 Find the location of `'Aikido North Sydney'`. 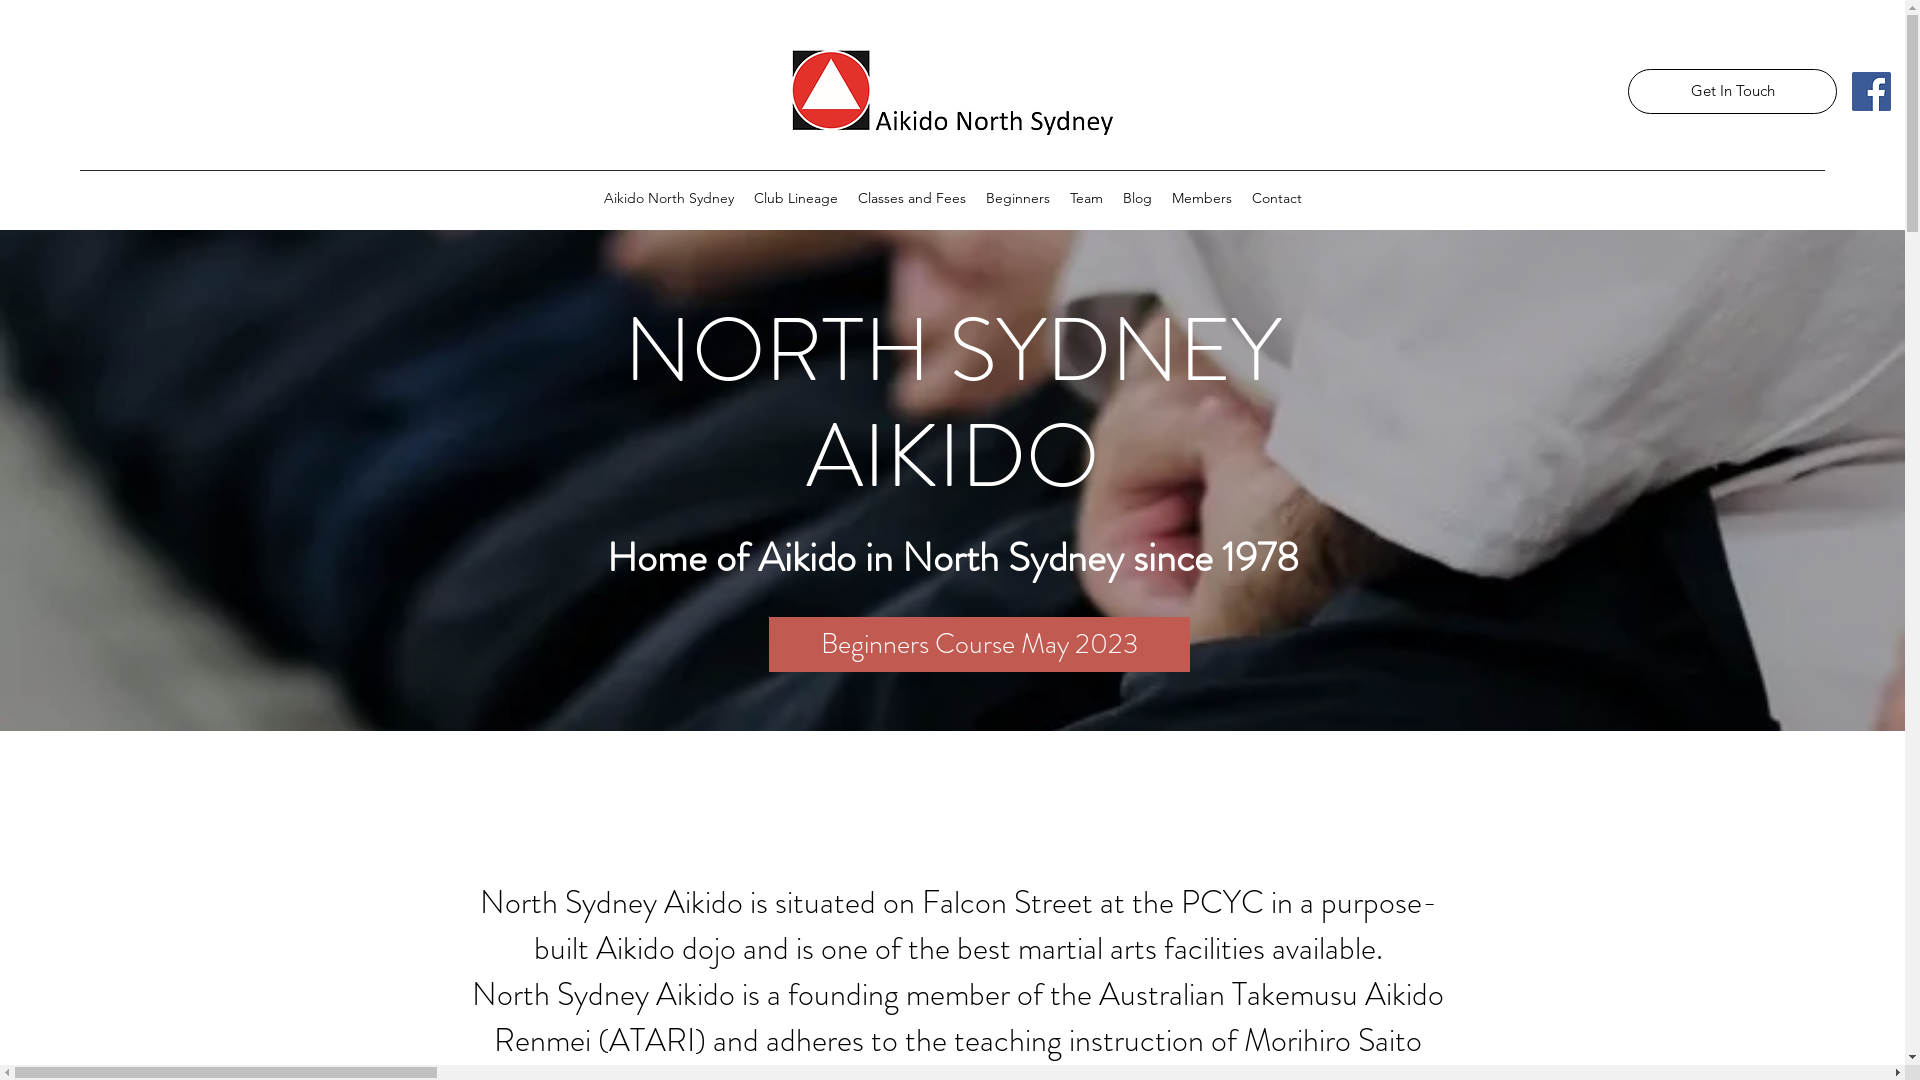

'Aikido North Sydney' is located at coordinates (668, 198).